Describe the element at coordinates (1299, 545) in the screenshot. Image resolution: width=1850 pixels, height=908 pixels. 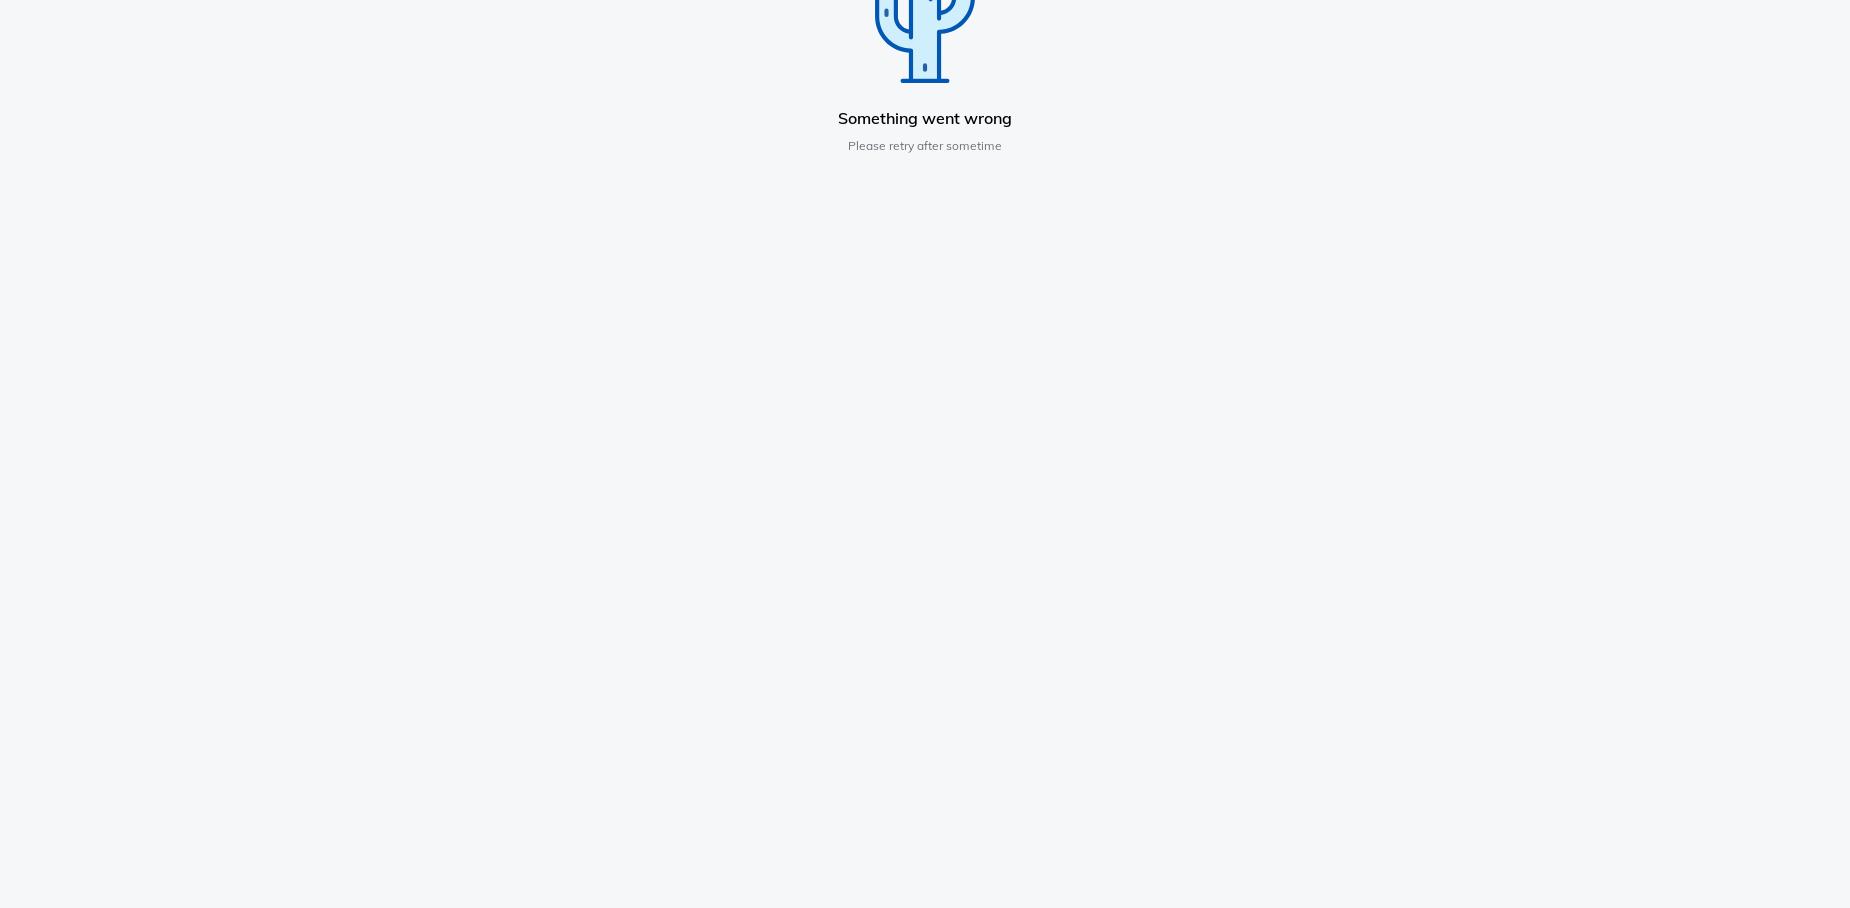
I see `'UTI Mutual Fund'` at that location.